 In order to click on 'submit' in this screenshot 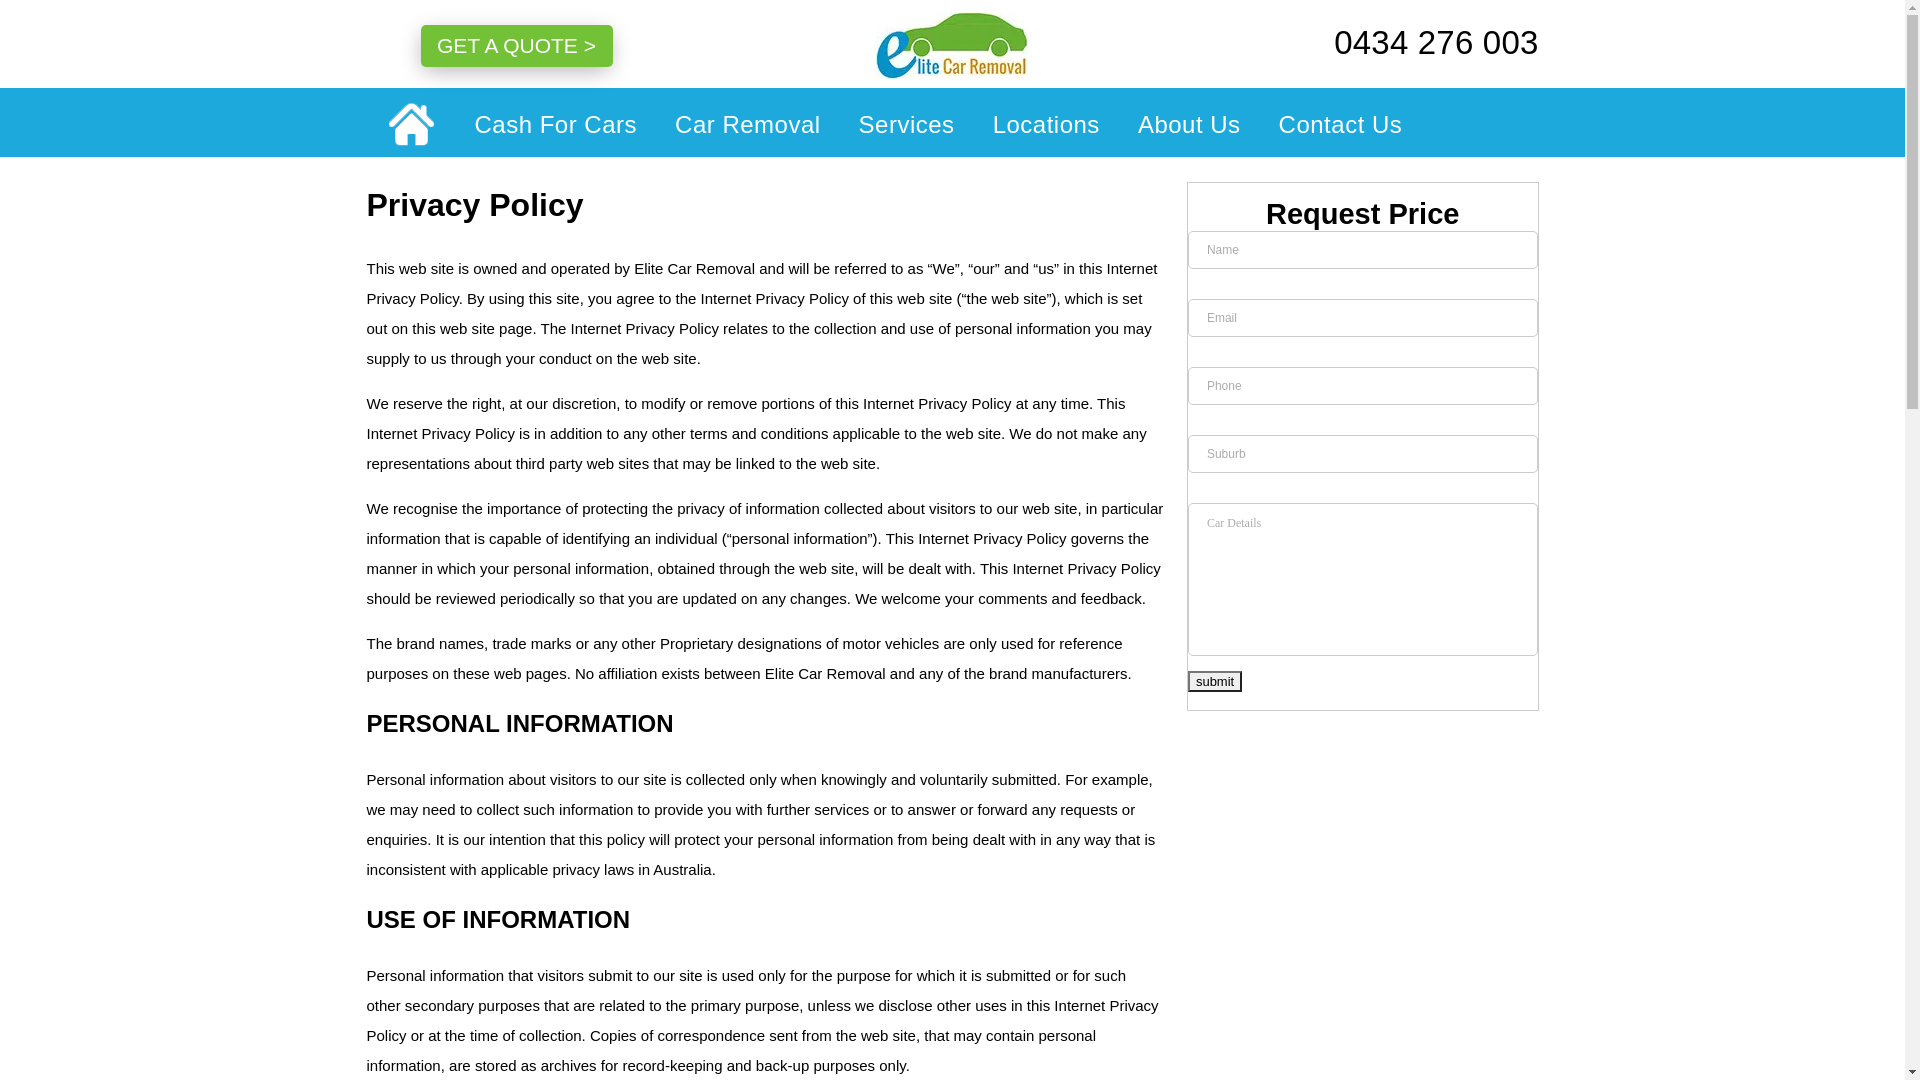, I will do `click(1213, 680)`.